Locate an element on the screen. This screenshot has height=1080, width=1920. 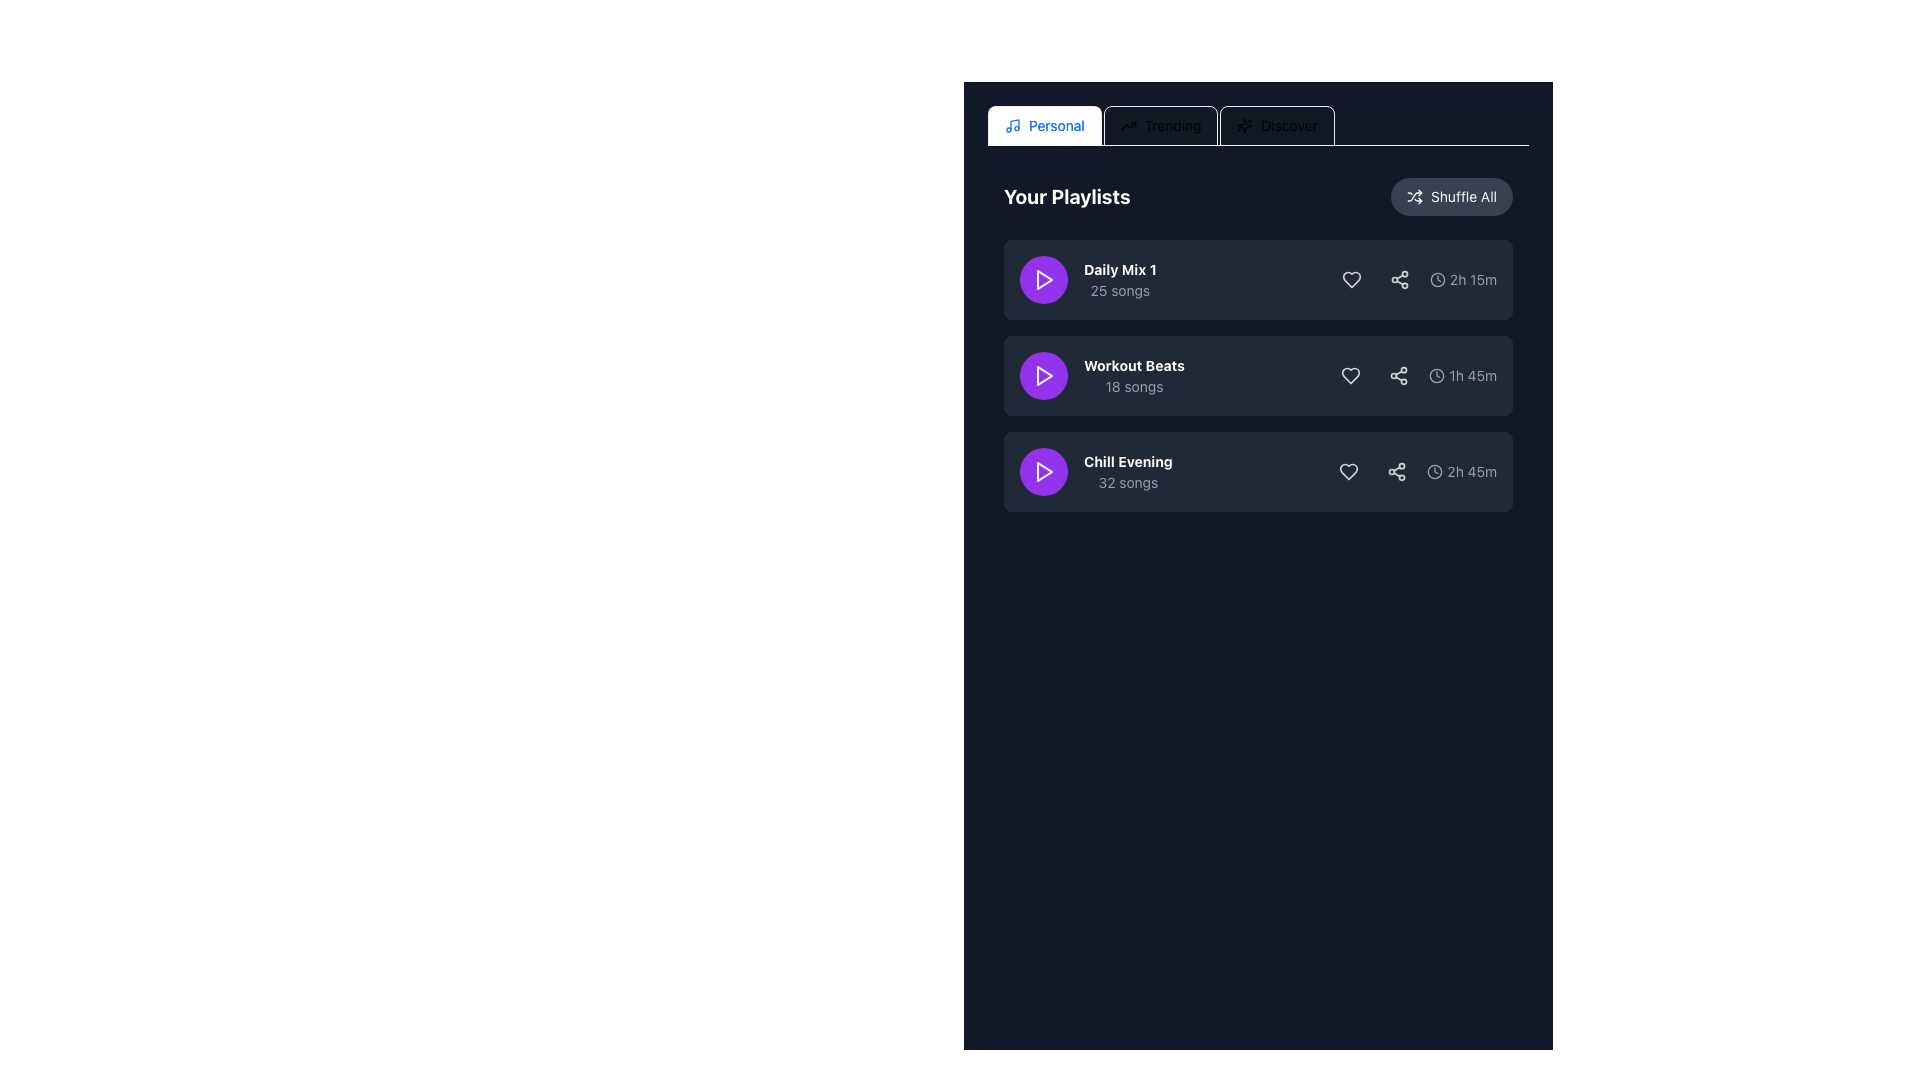
the circular purple button with a white play icon located in the 'Your Playlists' section, aligned with 'Workout Beats' is located at coordinates (1042, 375).